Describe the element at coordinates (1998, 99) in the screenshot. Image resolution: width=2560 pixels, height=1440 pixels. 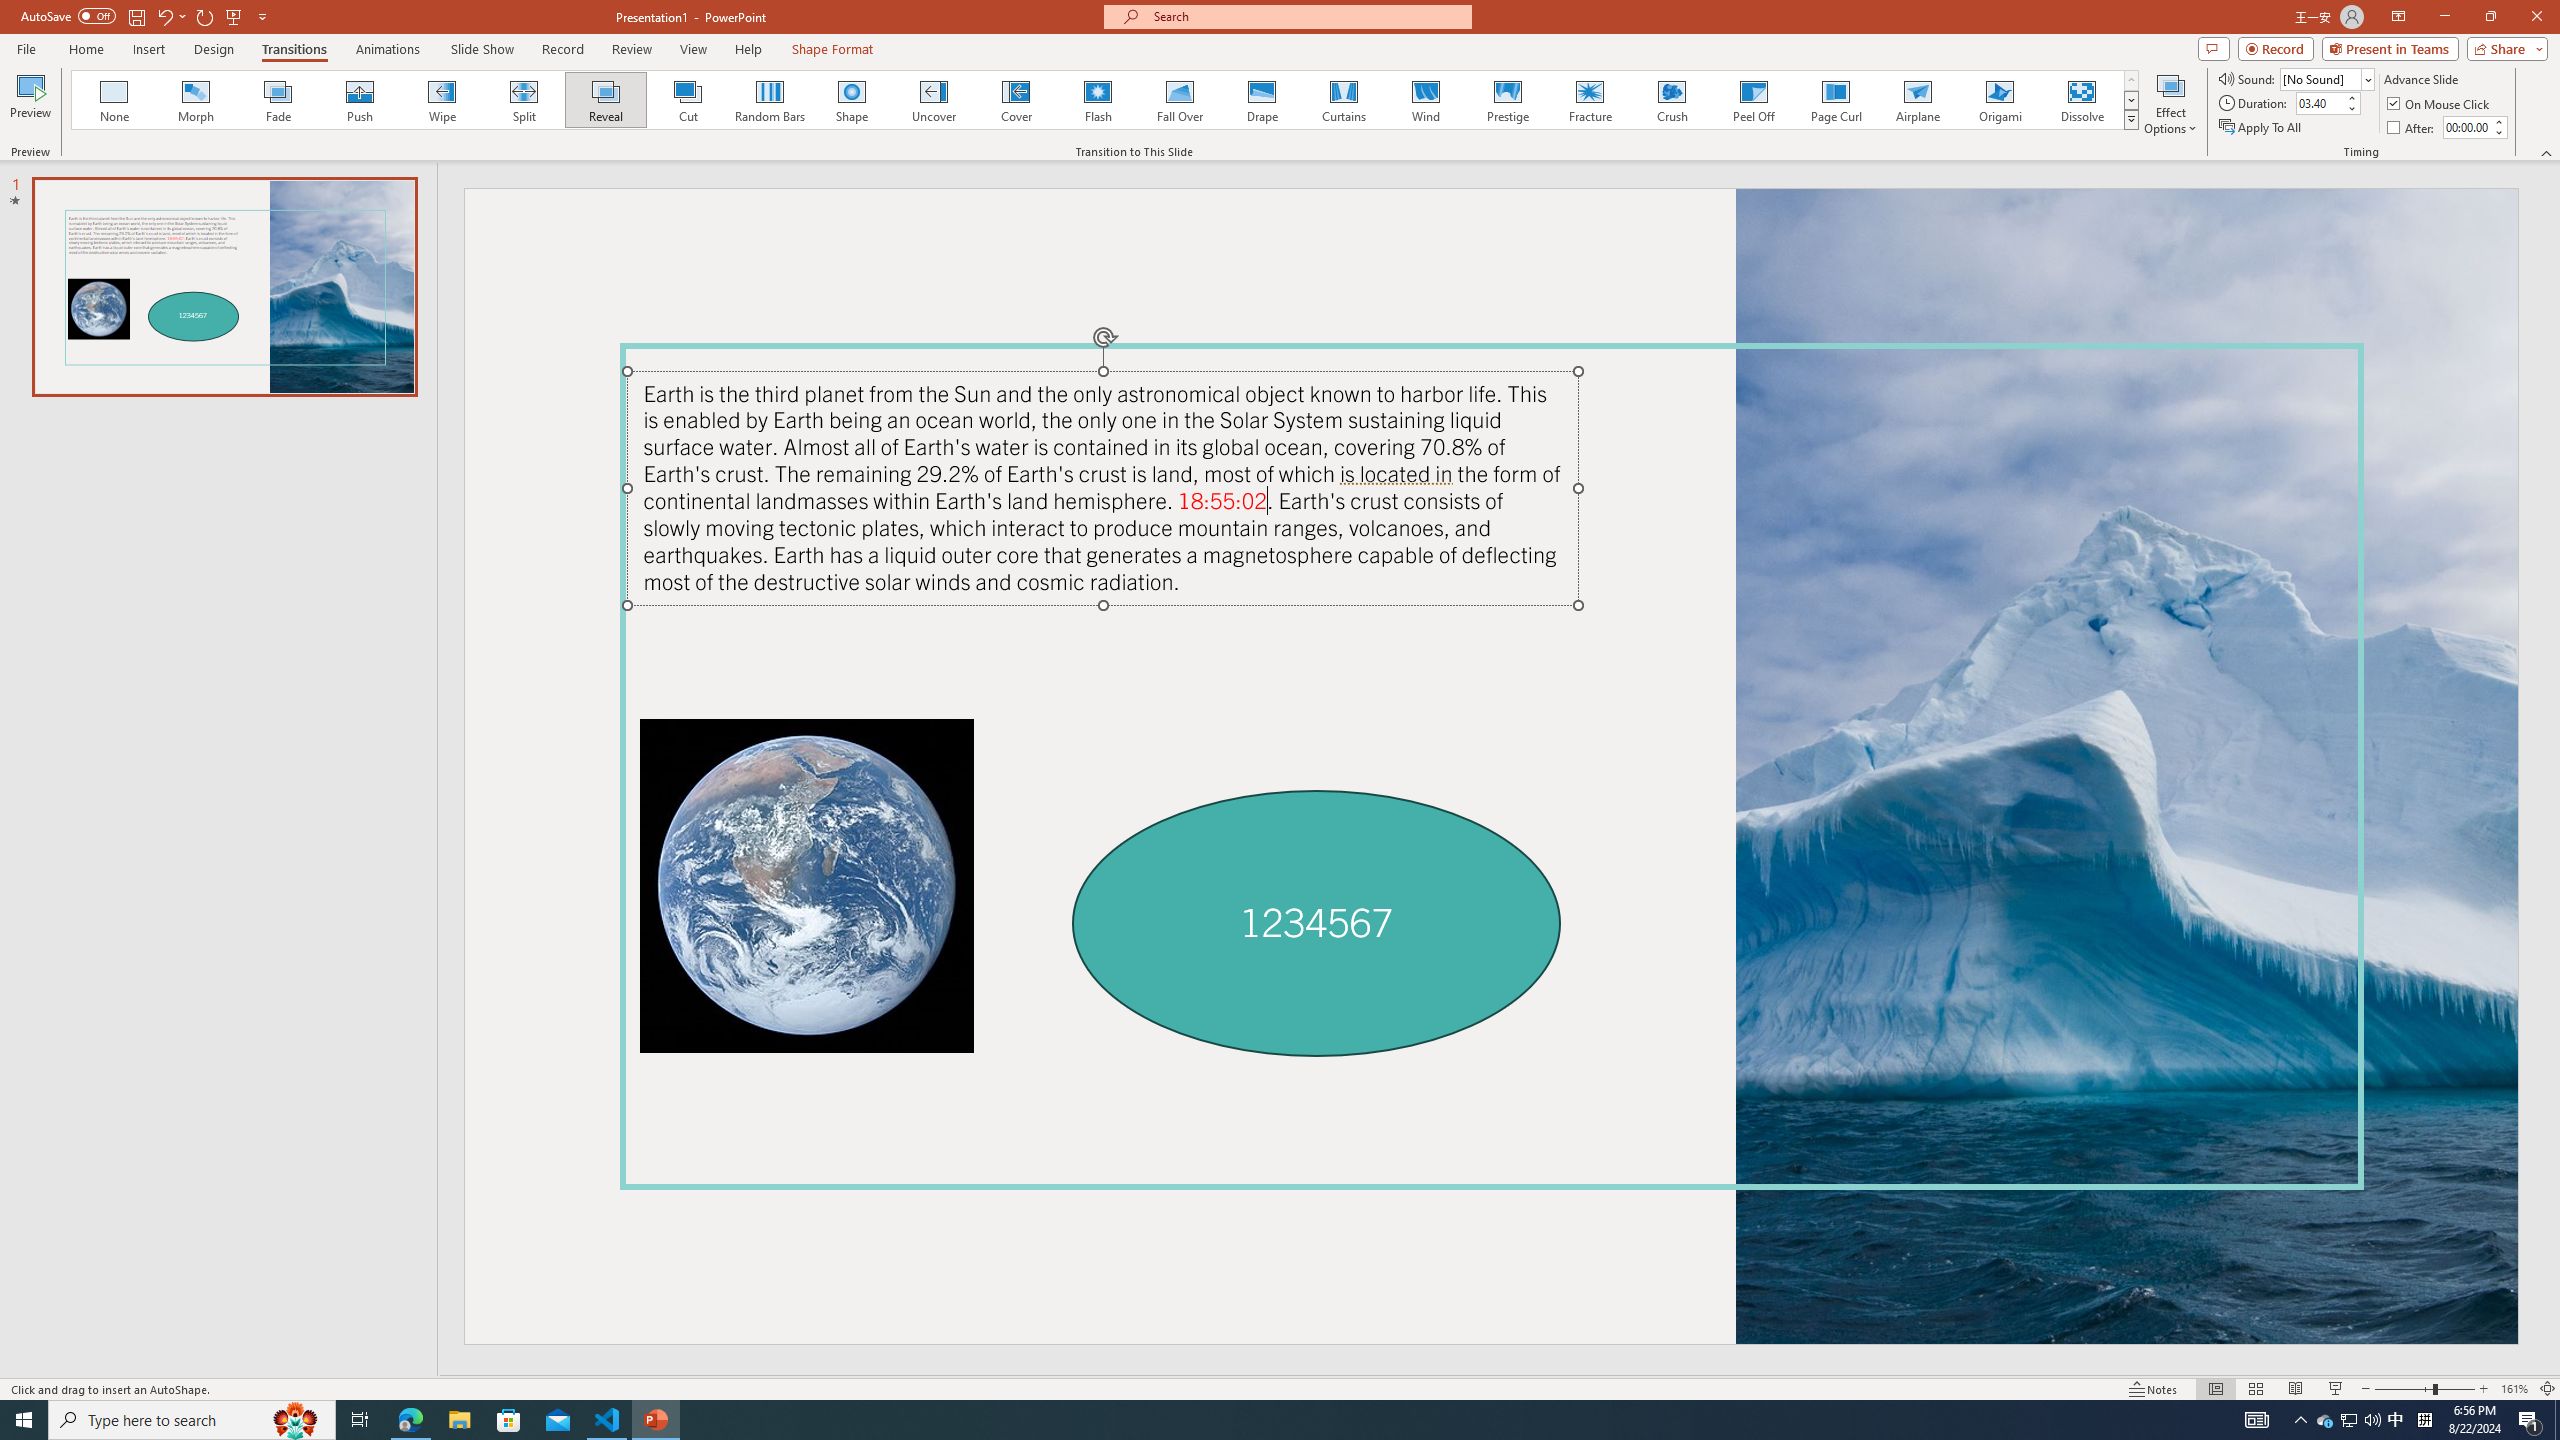
I see `'Origami'` at that location.